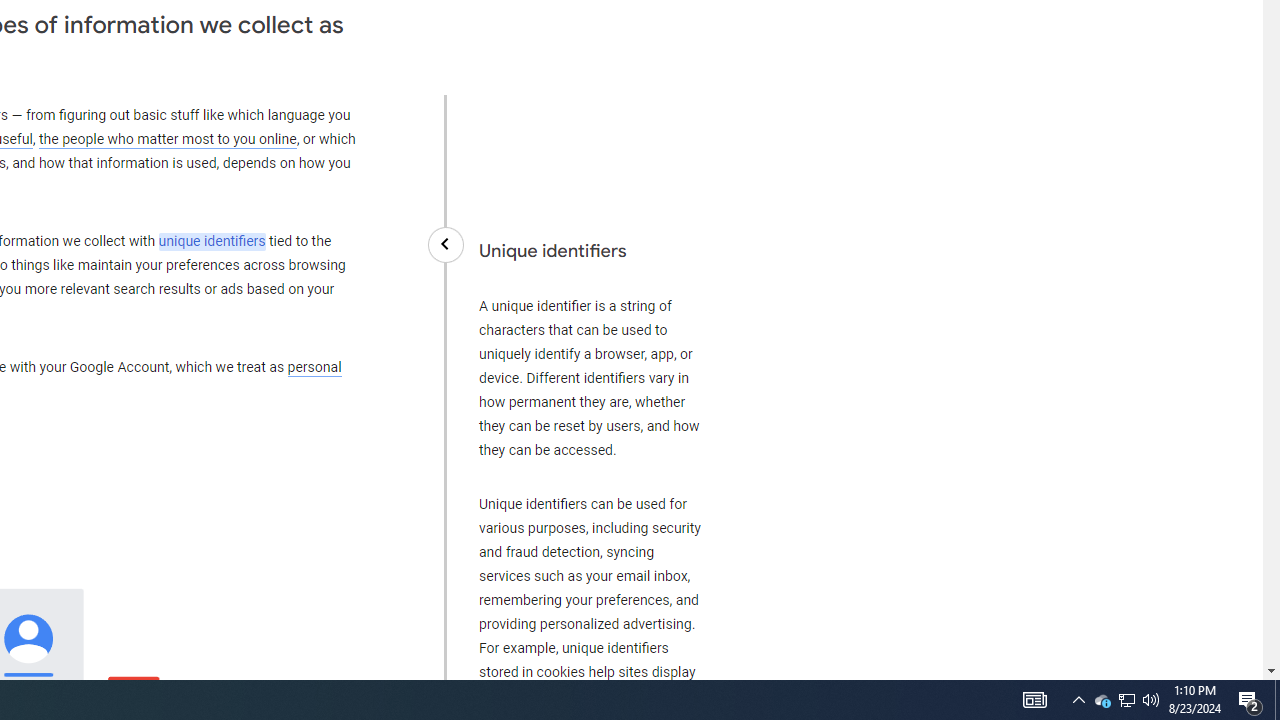 This screenshot has width=1280, height=720. What do you see at coordinates (211, 240) in the screenshot?
I see `'unique identifiers'` at bounding box center [211, 240].